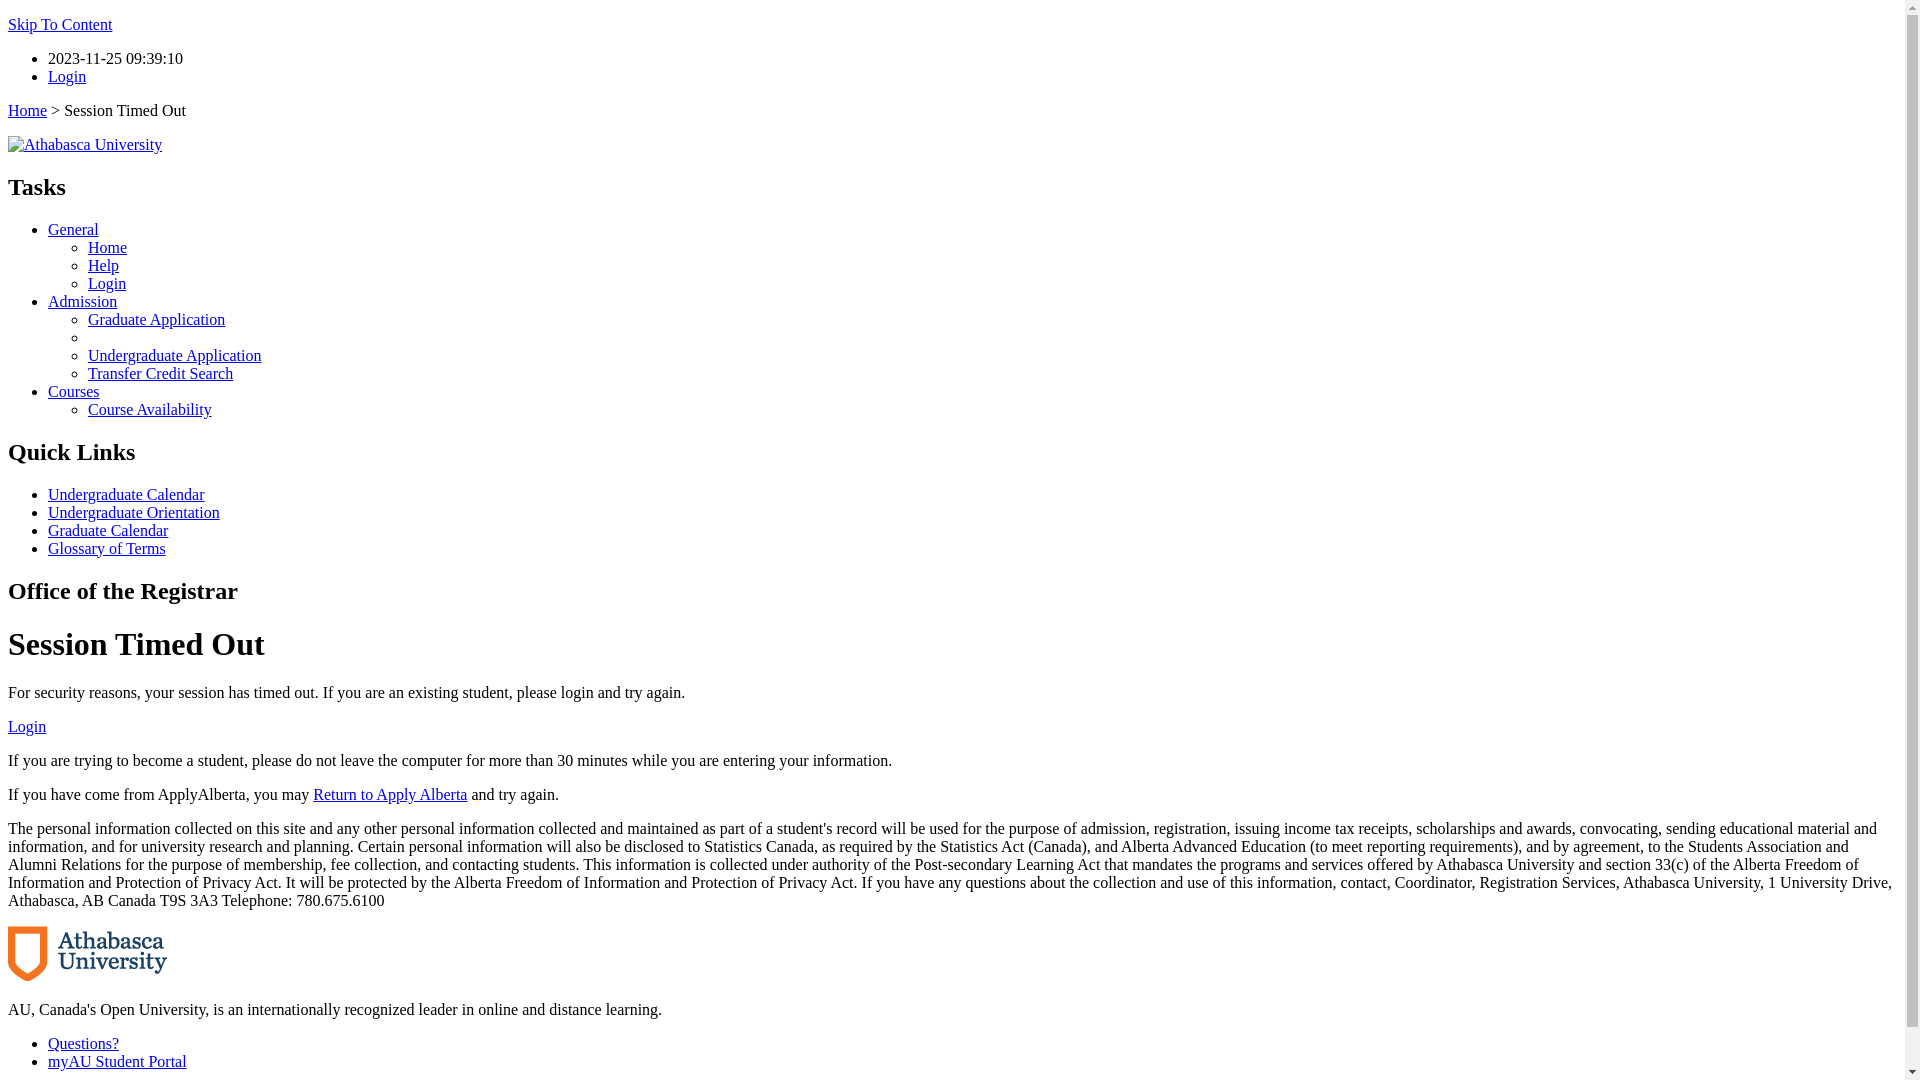  What do you see at coordinates (59, 24) in the screenshot?
I see `'Skip To Content'` at bounding box center [59, 24].